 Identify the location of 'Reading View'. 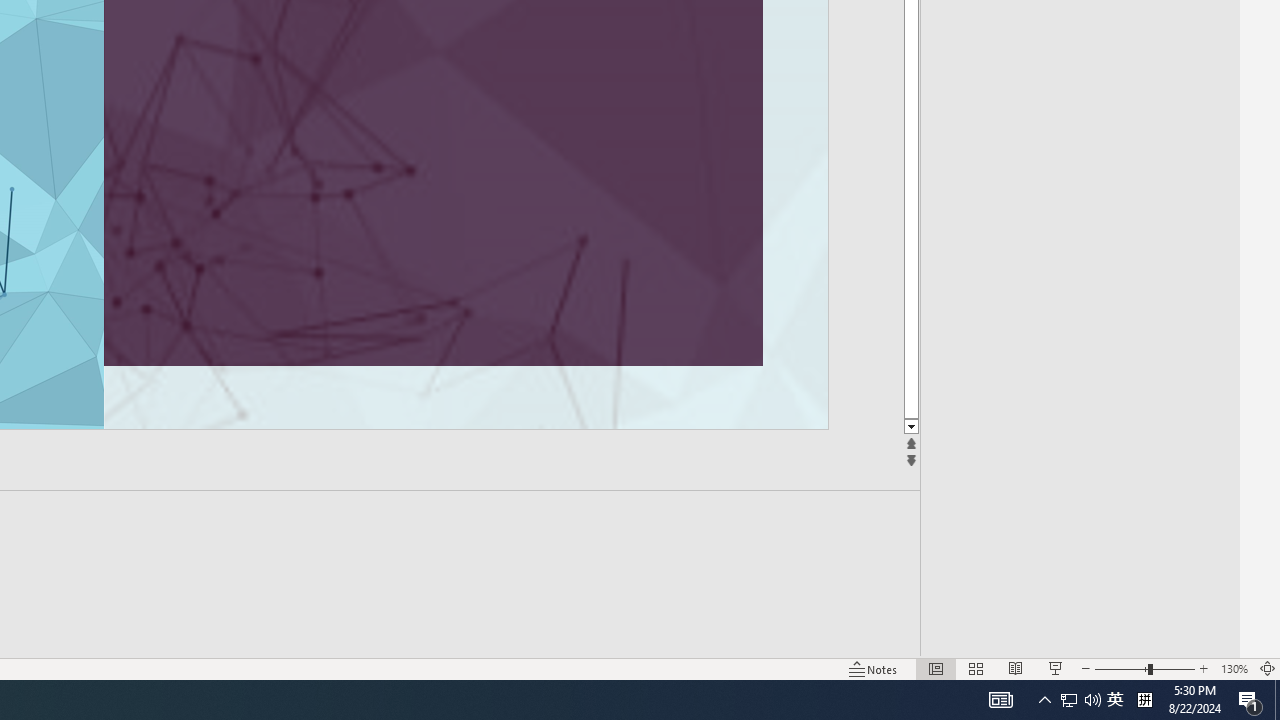
(1015, 669).